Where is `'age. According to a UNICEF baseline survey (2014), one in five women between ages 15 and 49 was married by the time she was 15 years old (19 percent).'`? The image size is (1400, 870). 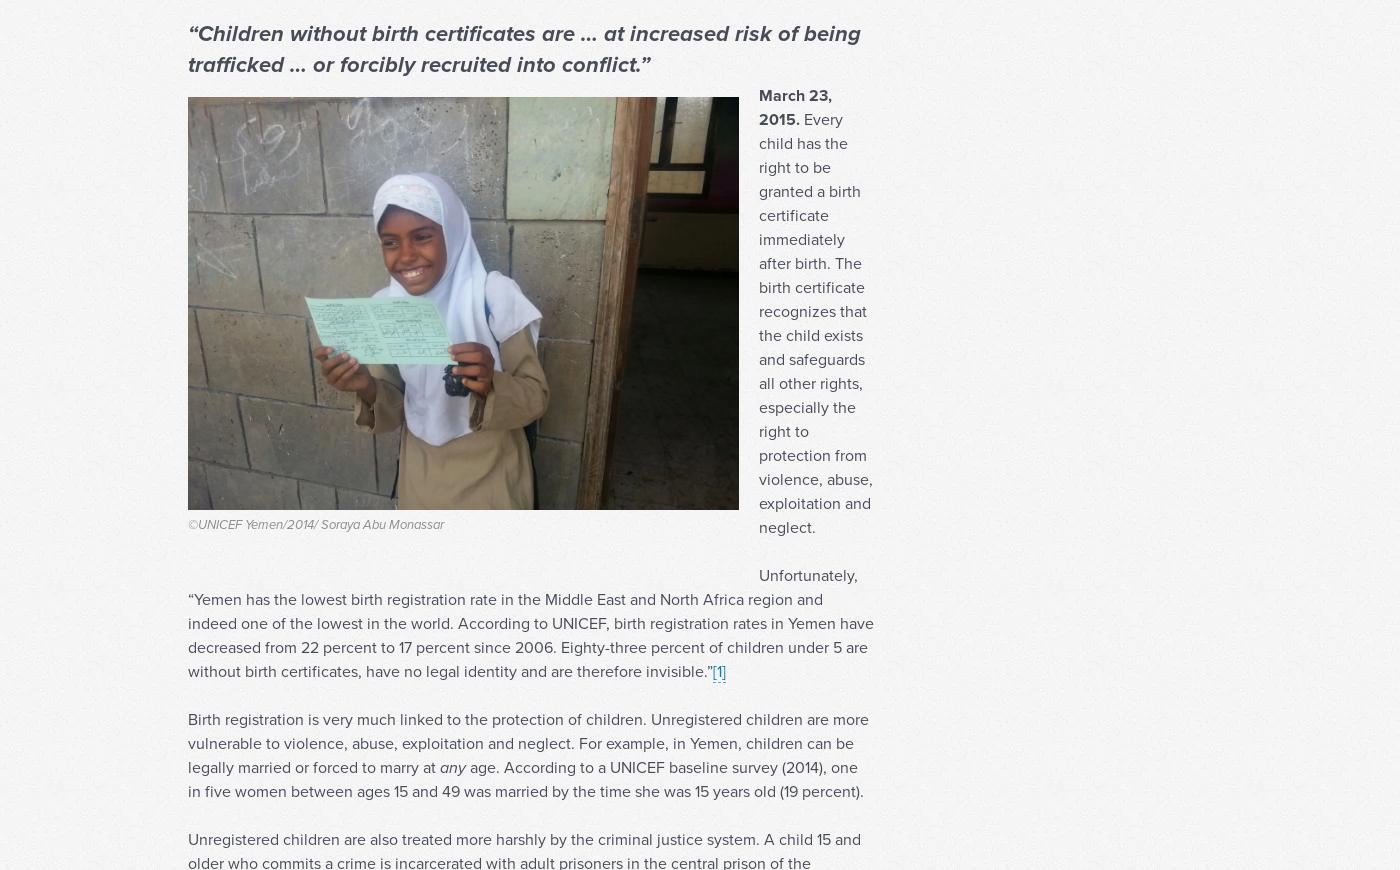 'age. According to a UNICEF baseline survey (2014), one in five women between ages 15 and 49 was married by the time she was 15 years old (19 percent).' is located at coordinates (188, 817).